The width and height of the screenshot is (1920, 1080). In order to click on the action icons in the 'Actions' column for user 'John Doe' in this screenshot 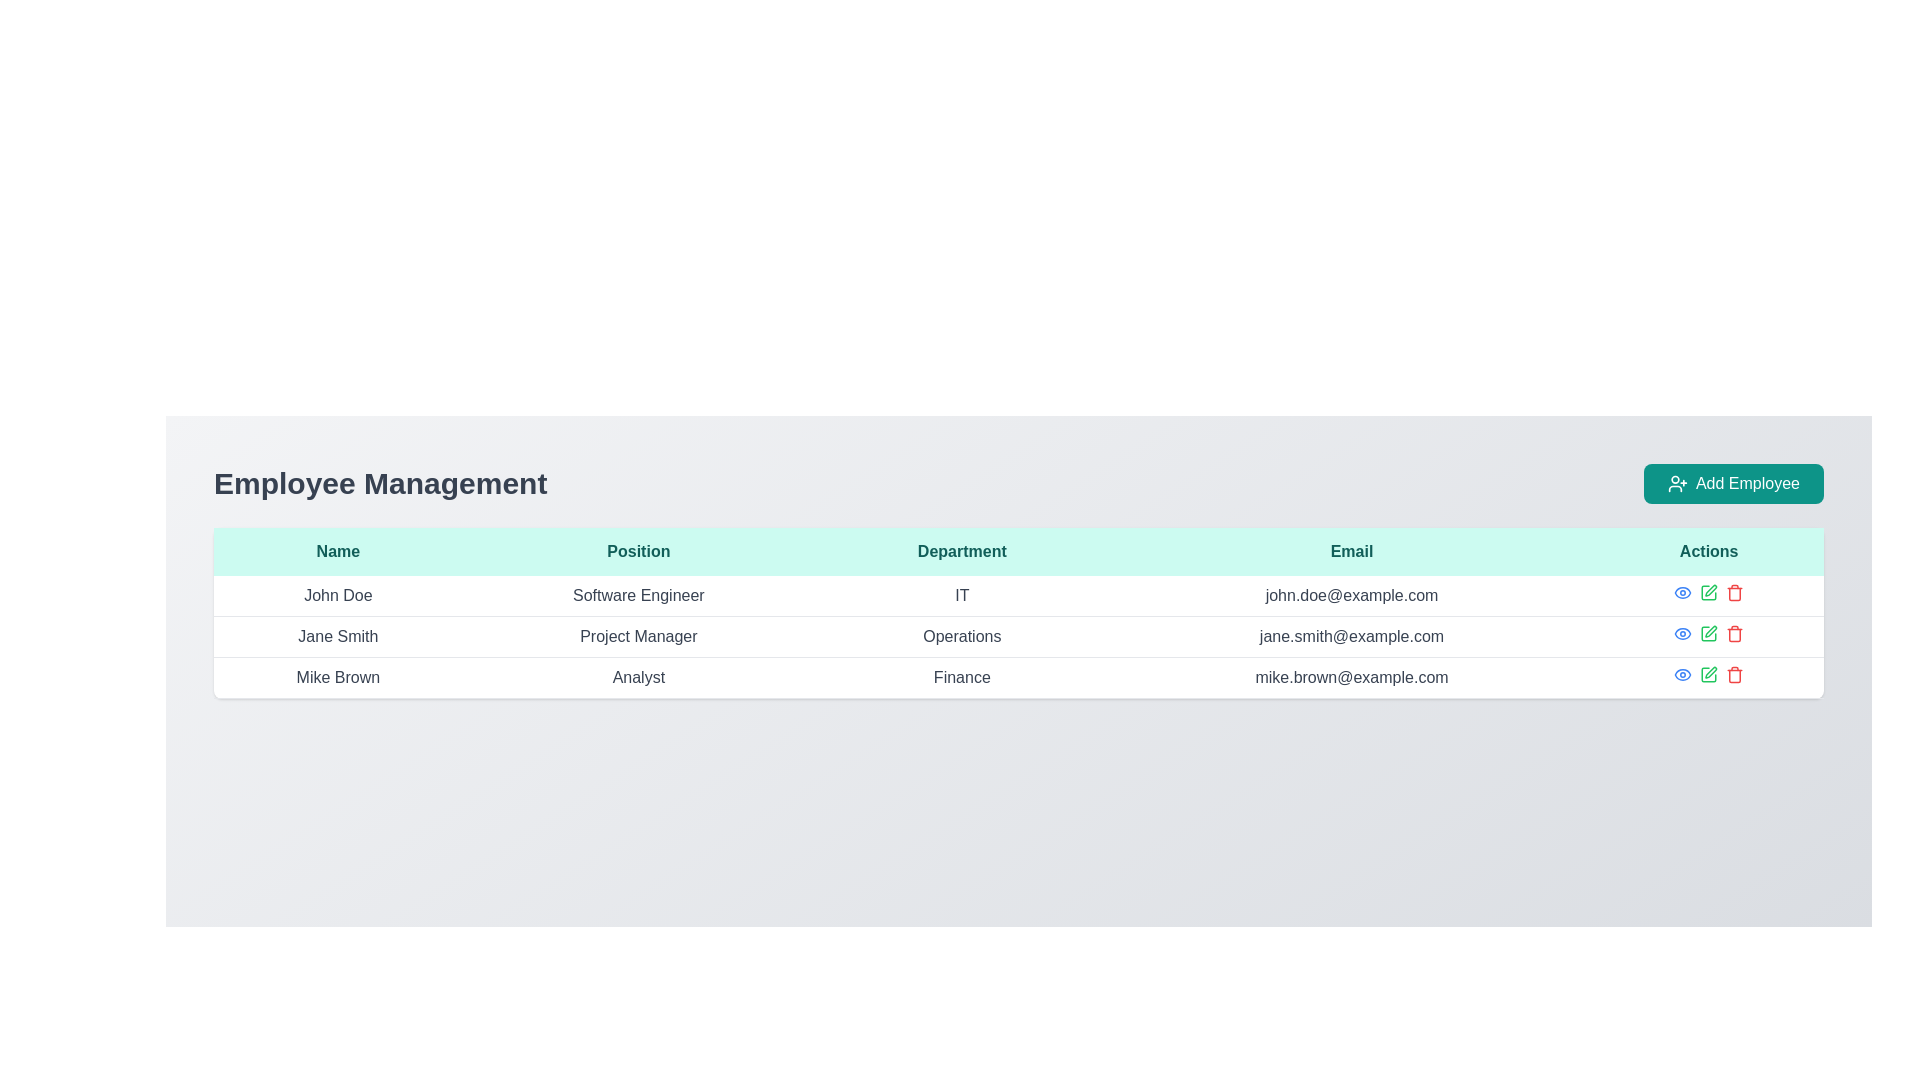, I will do `click(1708, 592)`.